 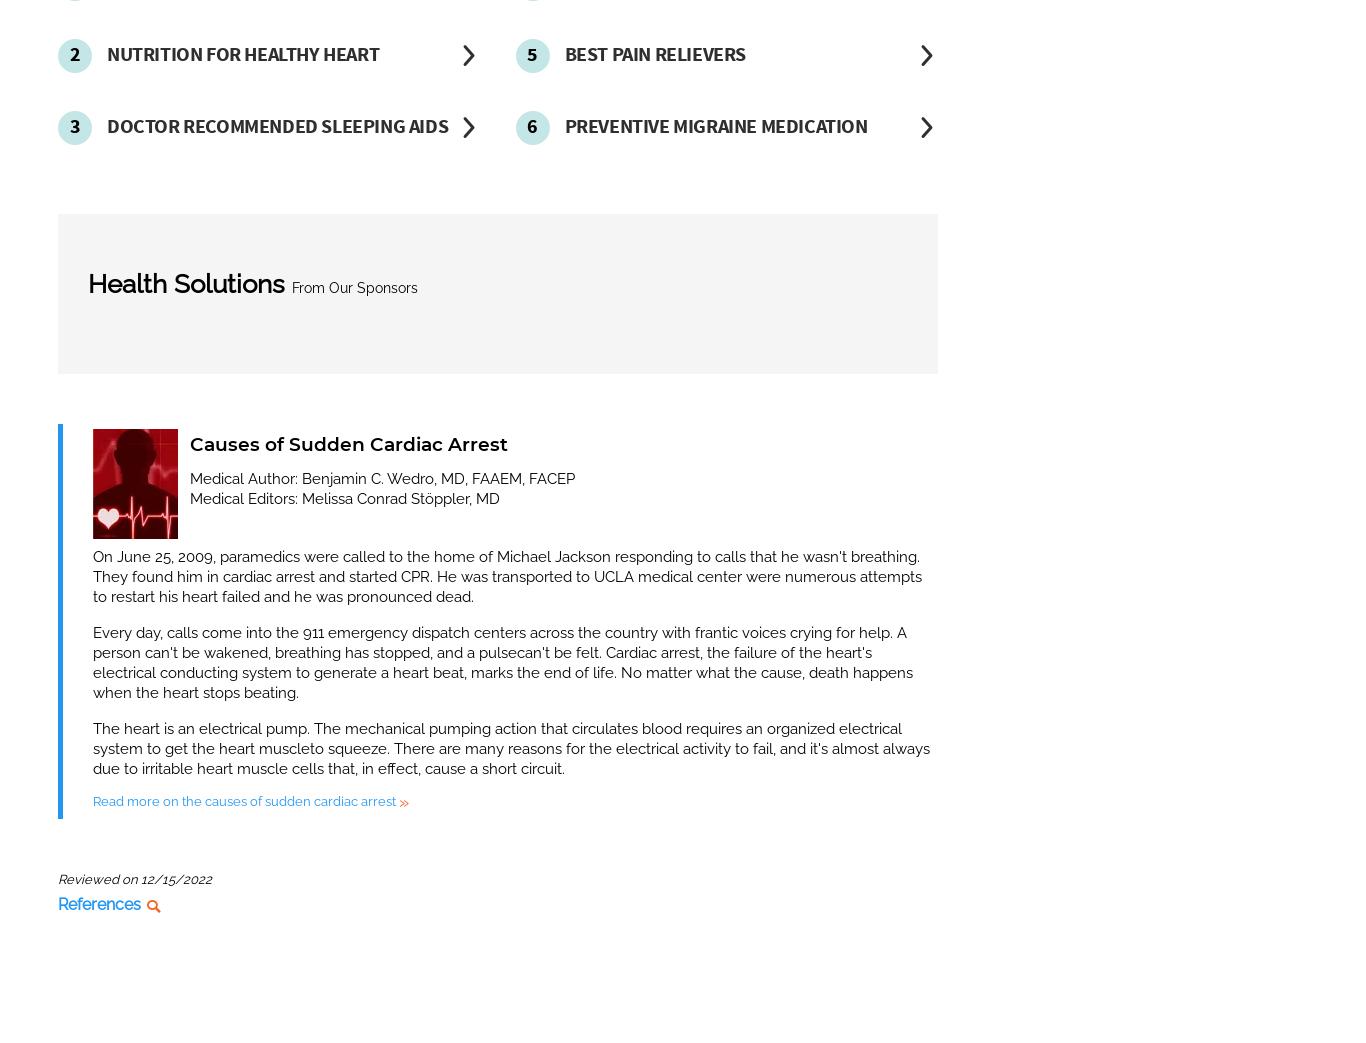 What do you see at coordinates (189, 497) in the screenshot?
I see `'Medical Editors:  Melissa Conrad Stöppler, MD'` at bounding box center [189, 497].